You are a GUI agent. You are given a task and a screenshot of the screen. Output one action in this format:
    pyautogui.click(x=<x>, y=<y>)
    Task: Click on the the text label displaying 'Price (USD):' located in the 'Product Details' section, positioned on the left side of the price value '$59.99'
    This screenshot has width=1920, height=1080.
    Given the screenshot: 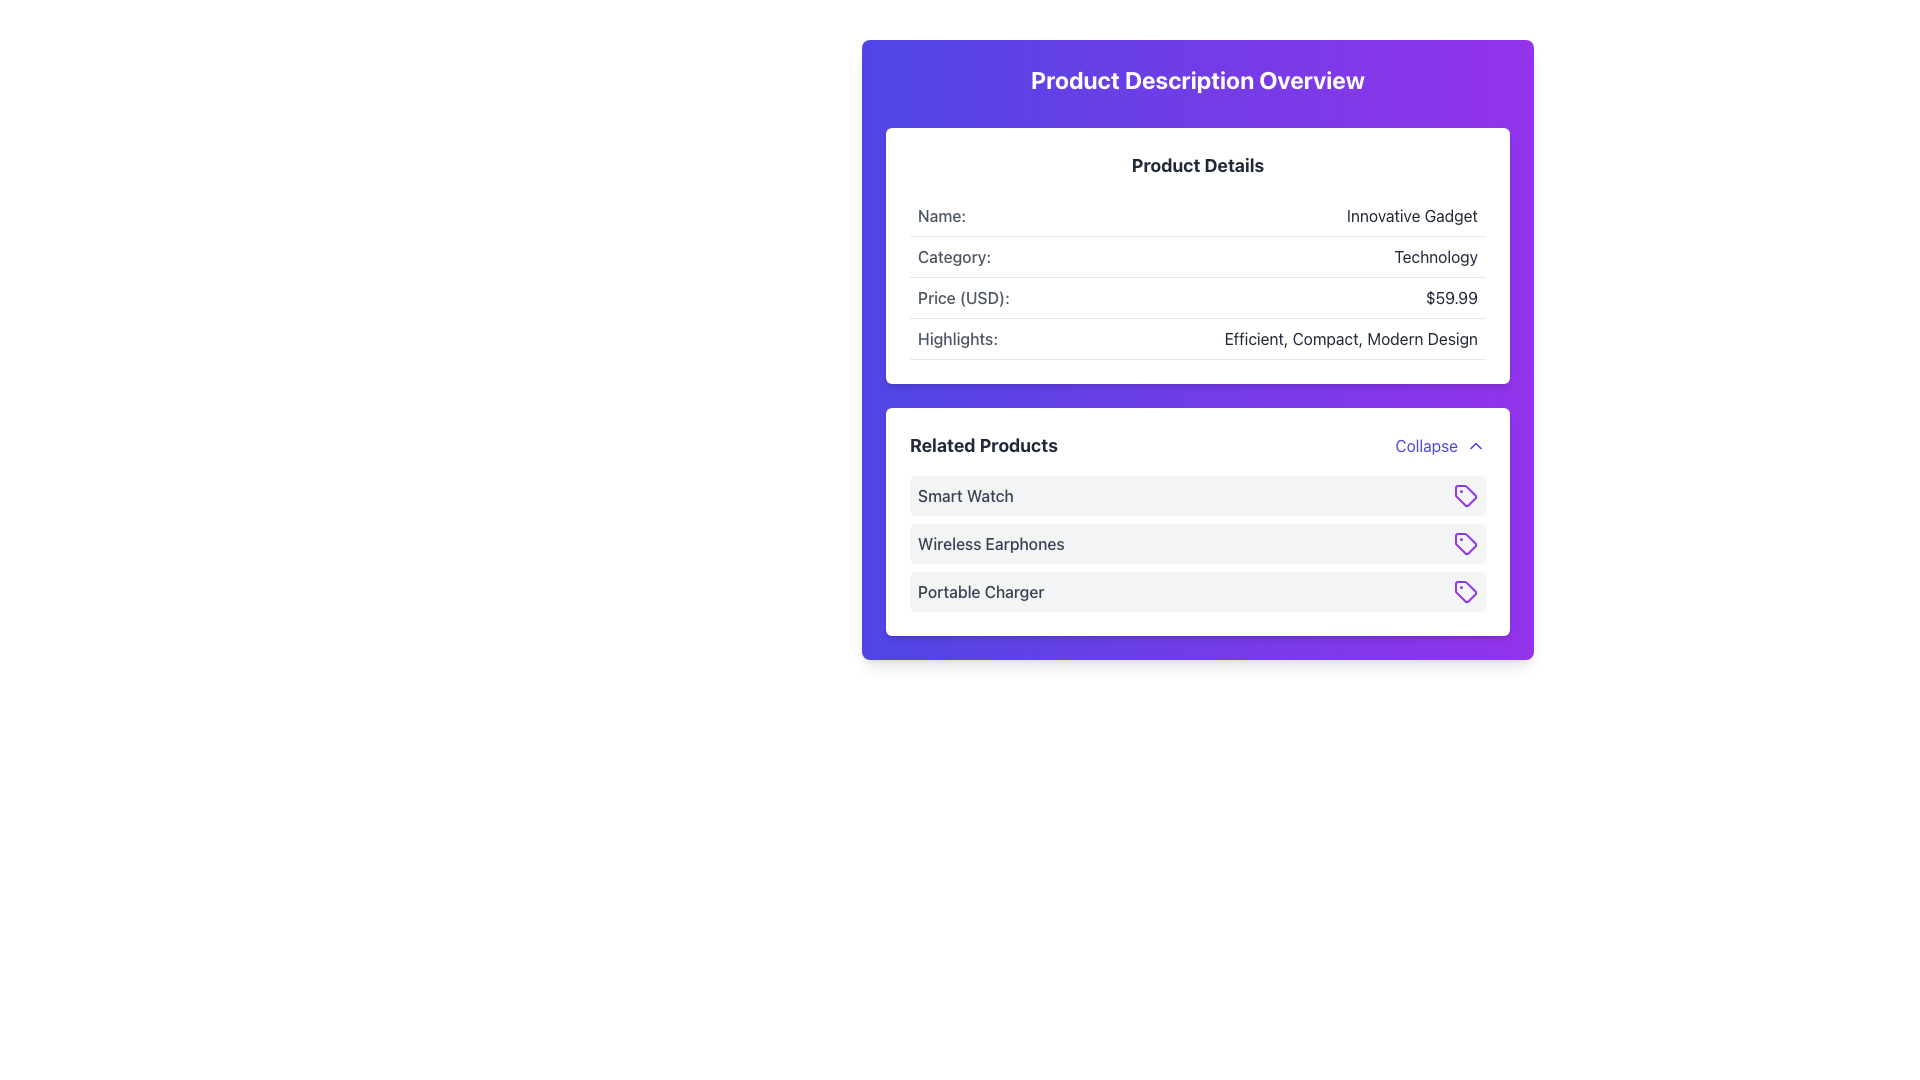 What is the action you would take?
    pyautogui.click(x=963, y=297)
    